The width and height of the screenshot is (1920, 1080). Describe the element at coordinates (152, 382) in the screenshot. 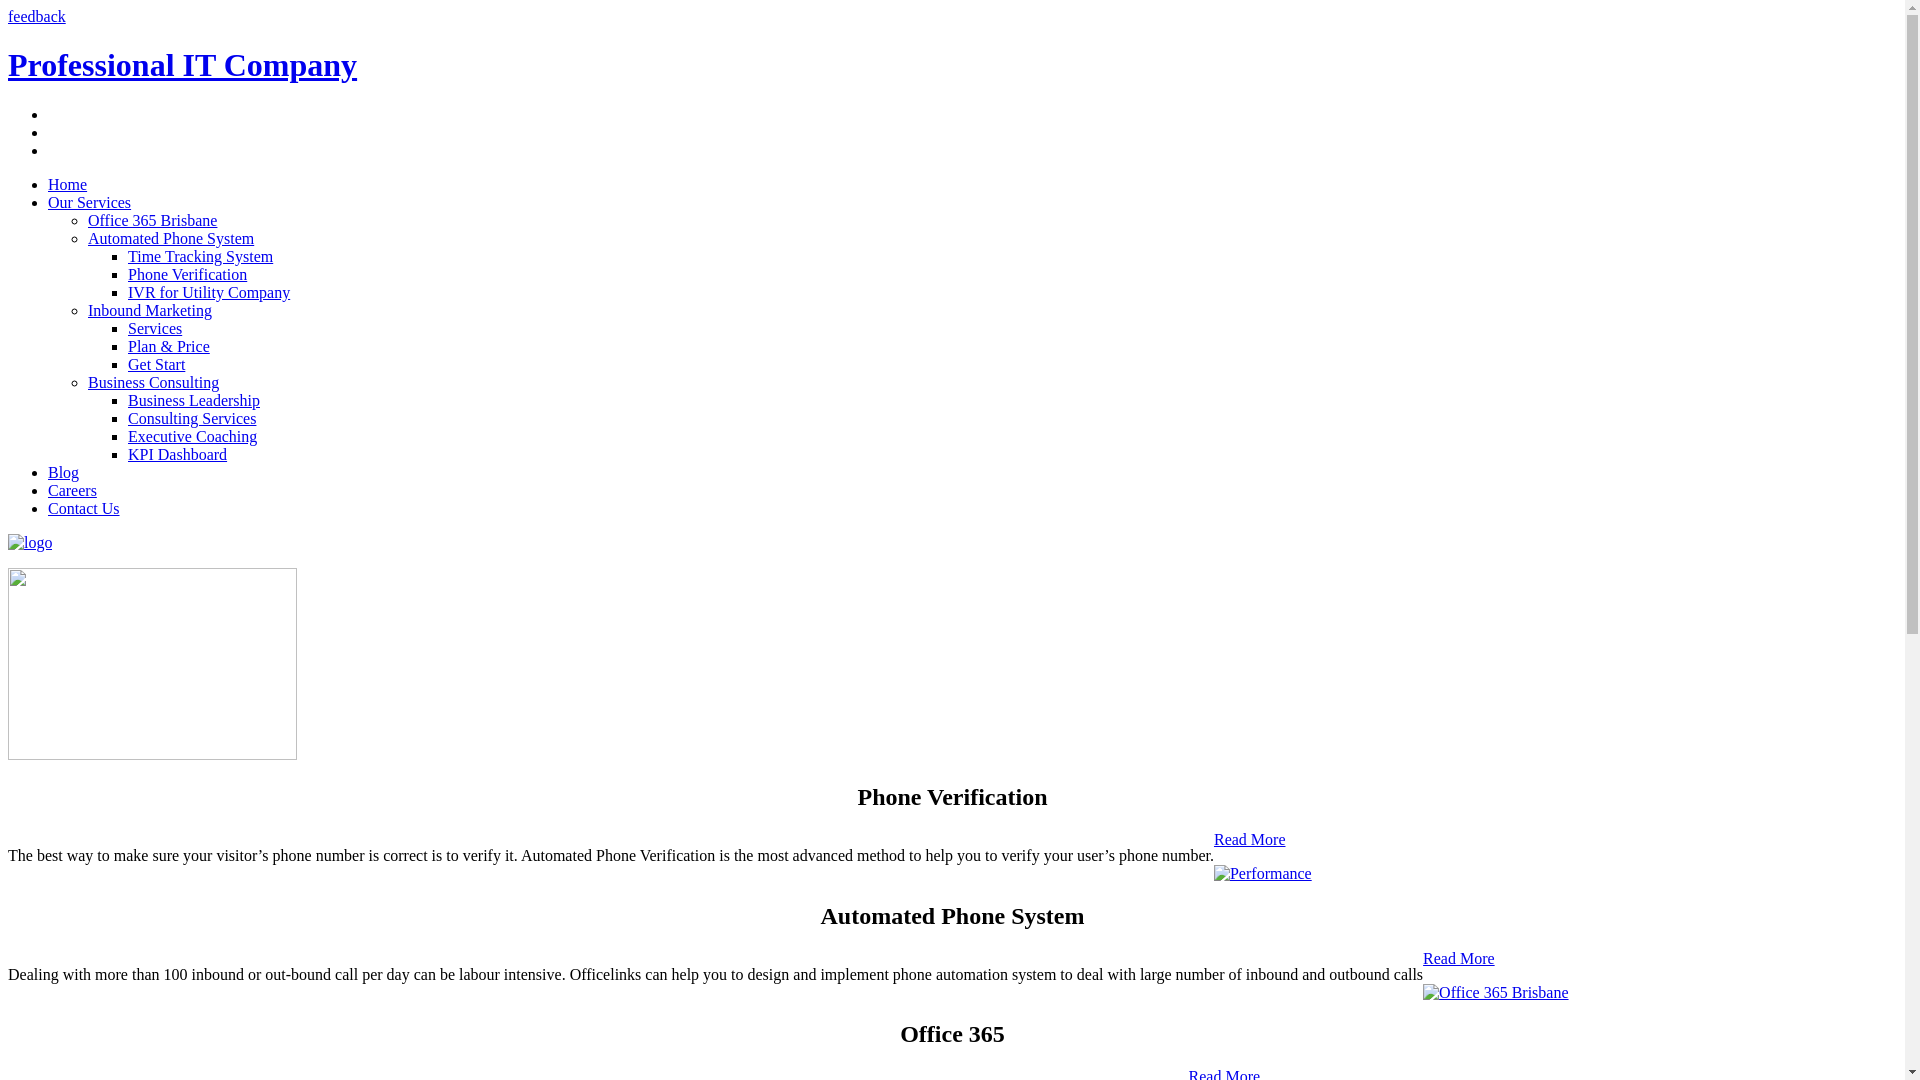

I see `'Business Consulting'` at that location.